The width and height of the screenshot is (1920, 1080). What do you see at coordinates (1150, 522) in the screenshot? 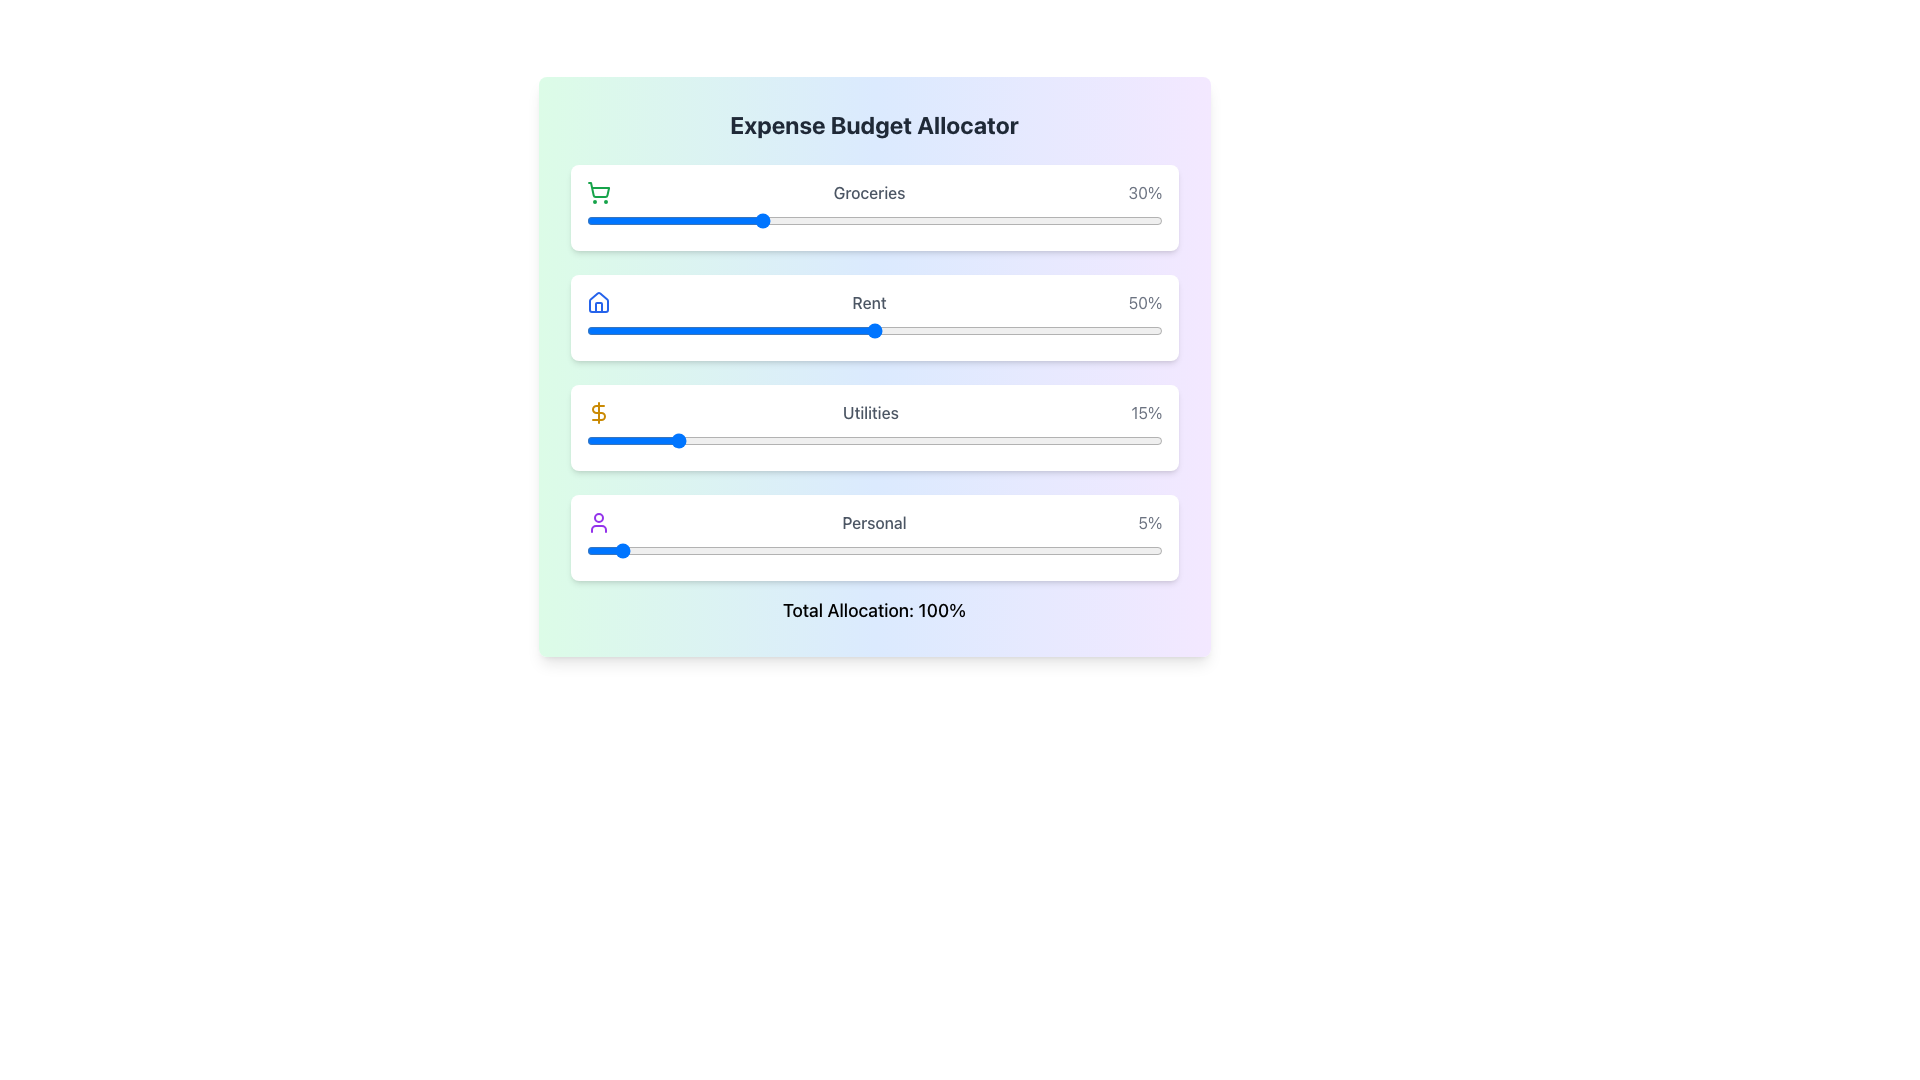
I see `the static text label displaying '5%' which is styled in light gray and positioned at the far right of the 'Personal' row in the expense allocation list` at bounding box center [1150, 522].